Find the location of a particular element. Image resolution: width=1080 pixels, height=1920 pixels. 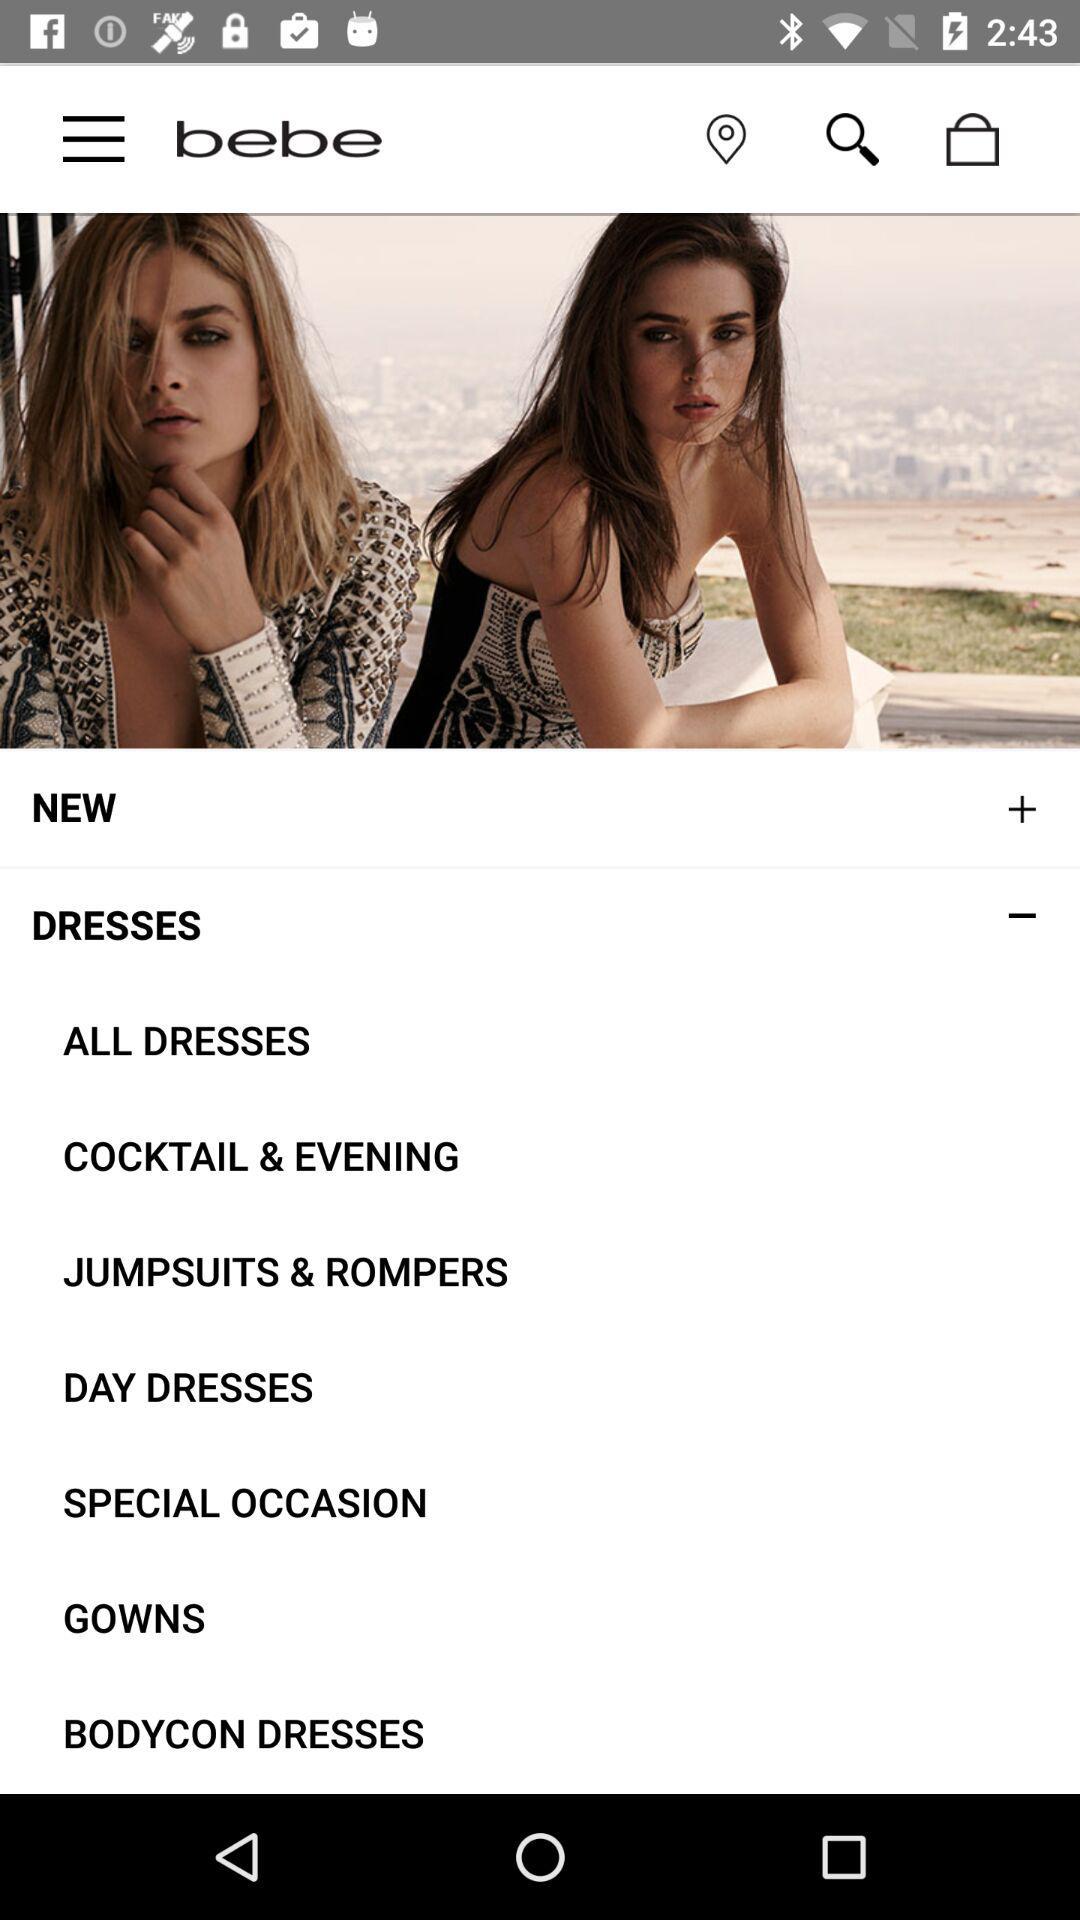

a pulldown meni is located at coordinates (93, 138).